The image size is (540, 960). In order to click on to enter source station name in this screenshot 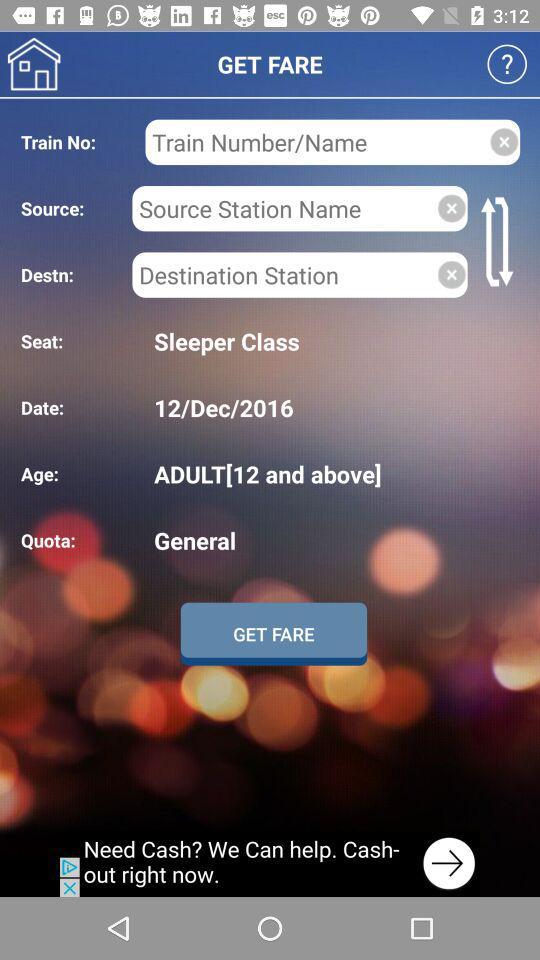, I will do `click(283, 208)`.